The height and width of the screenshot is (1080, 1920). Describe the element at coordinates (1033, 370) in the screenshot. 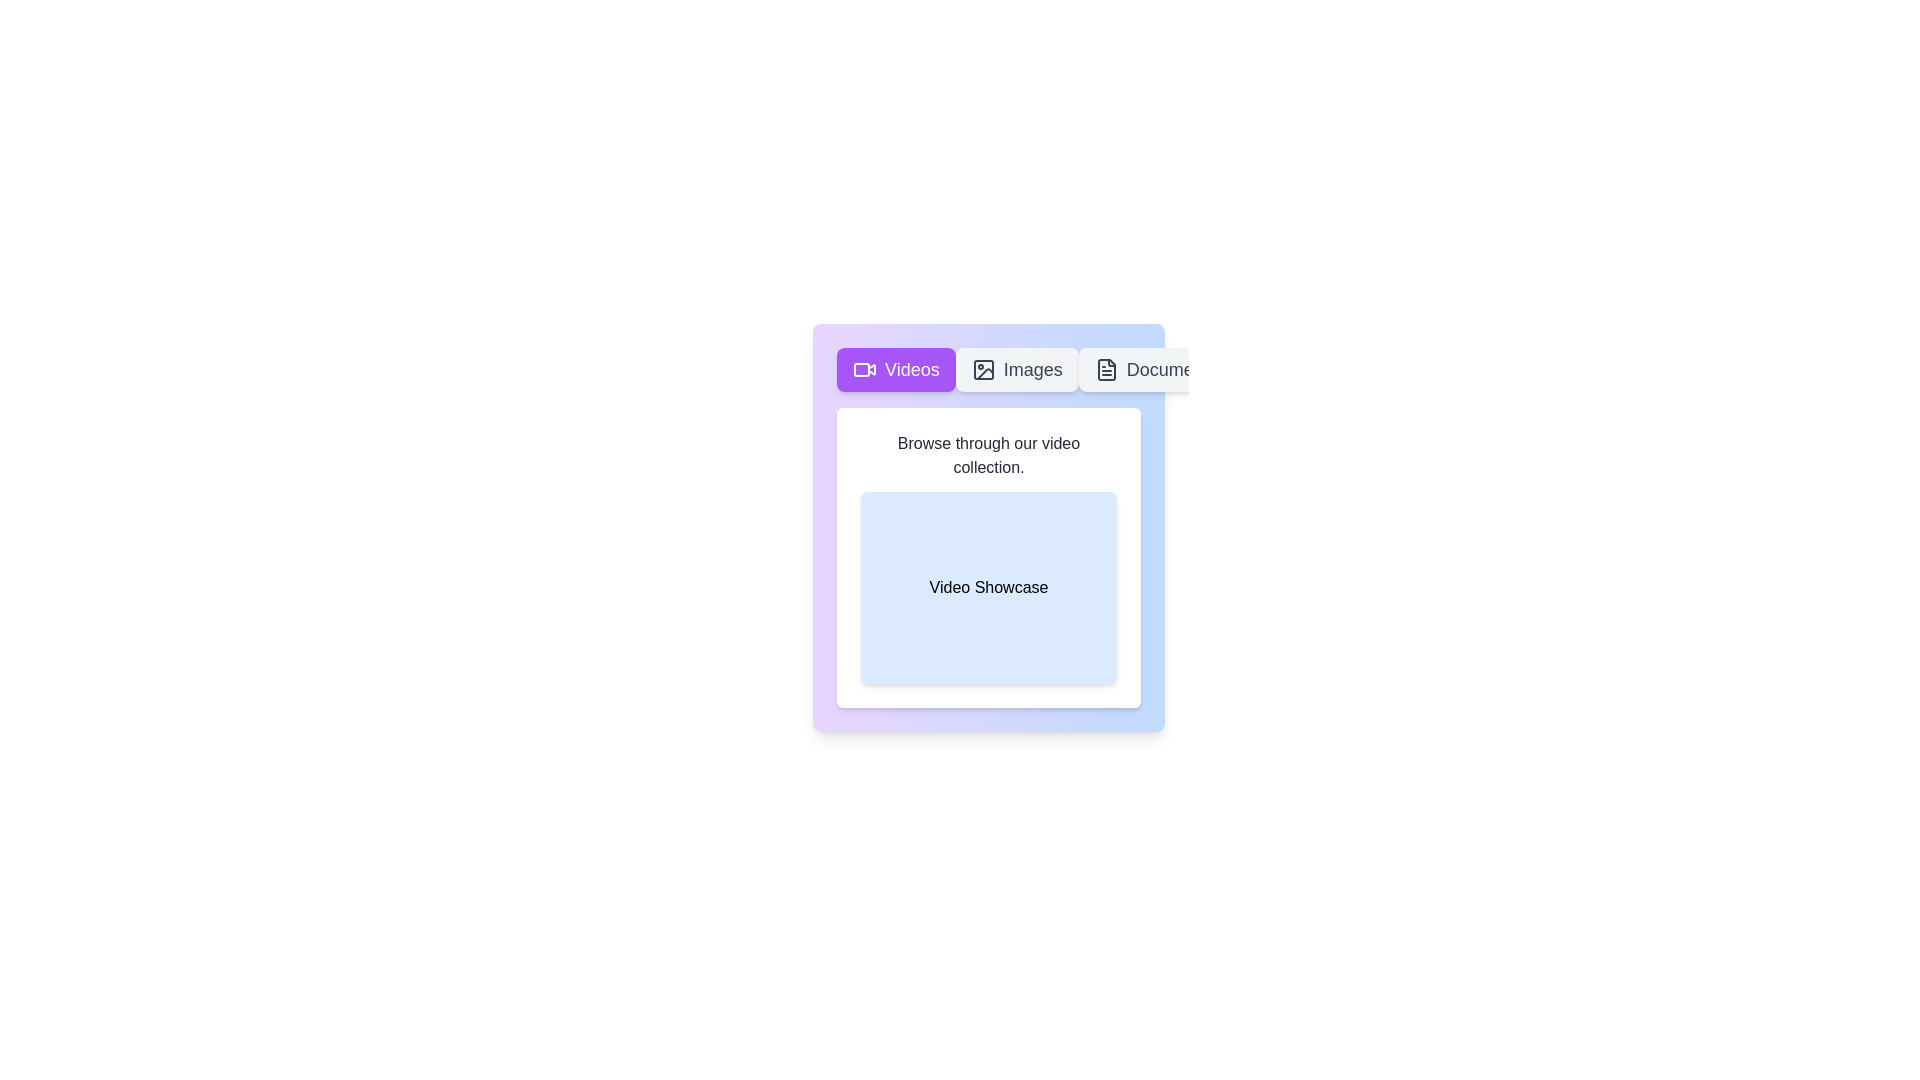

I see `the 'Images' text label within the interactive button` at that location.